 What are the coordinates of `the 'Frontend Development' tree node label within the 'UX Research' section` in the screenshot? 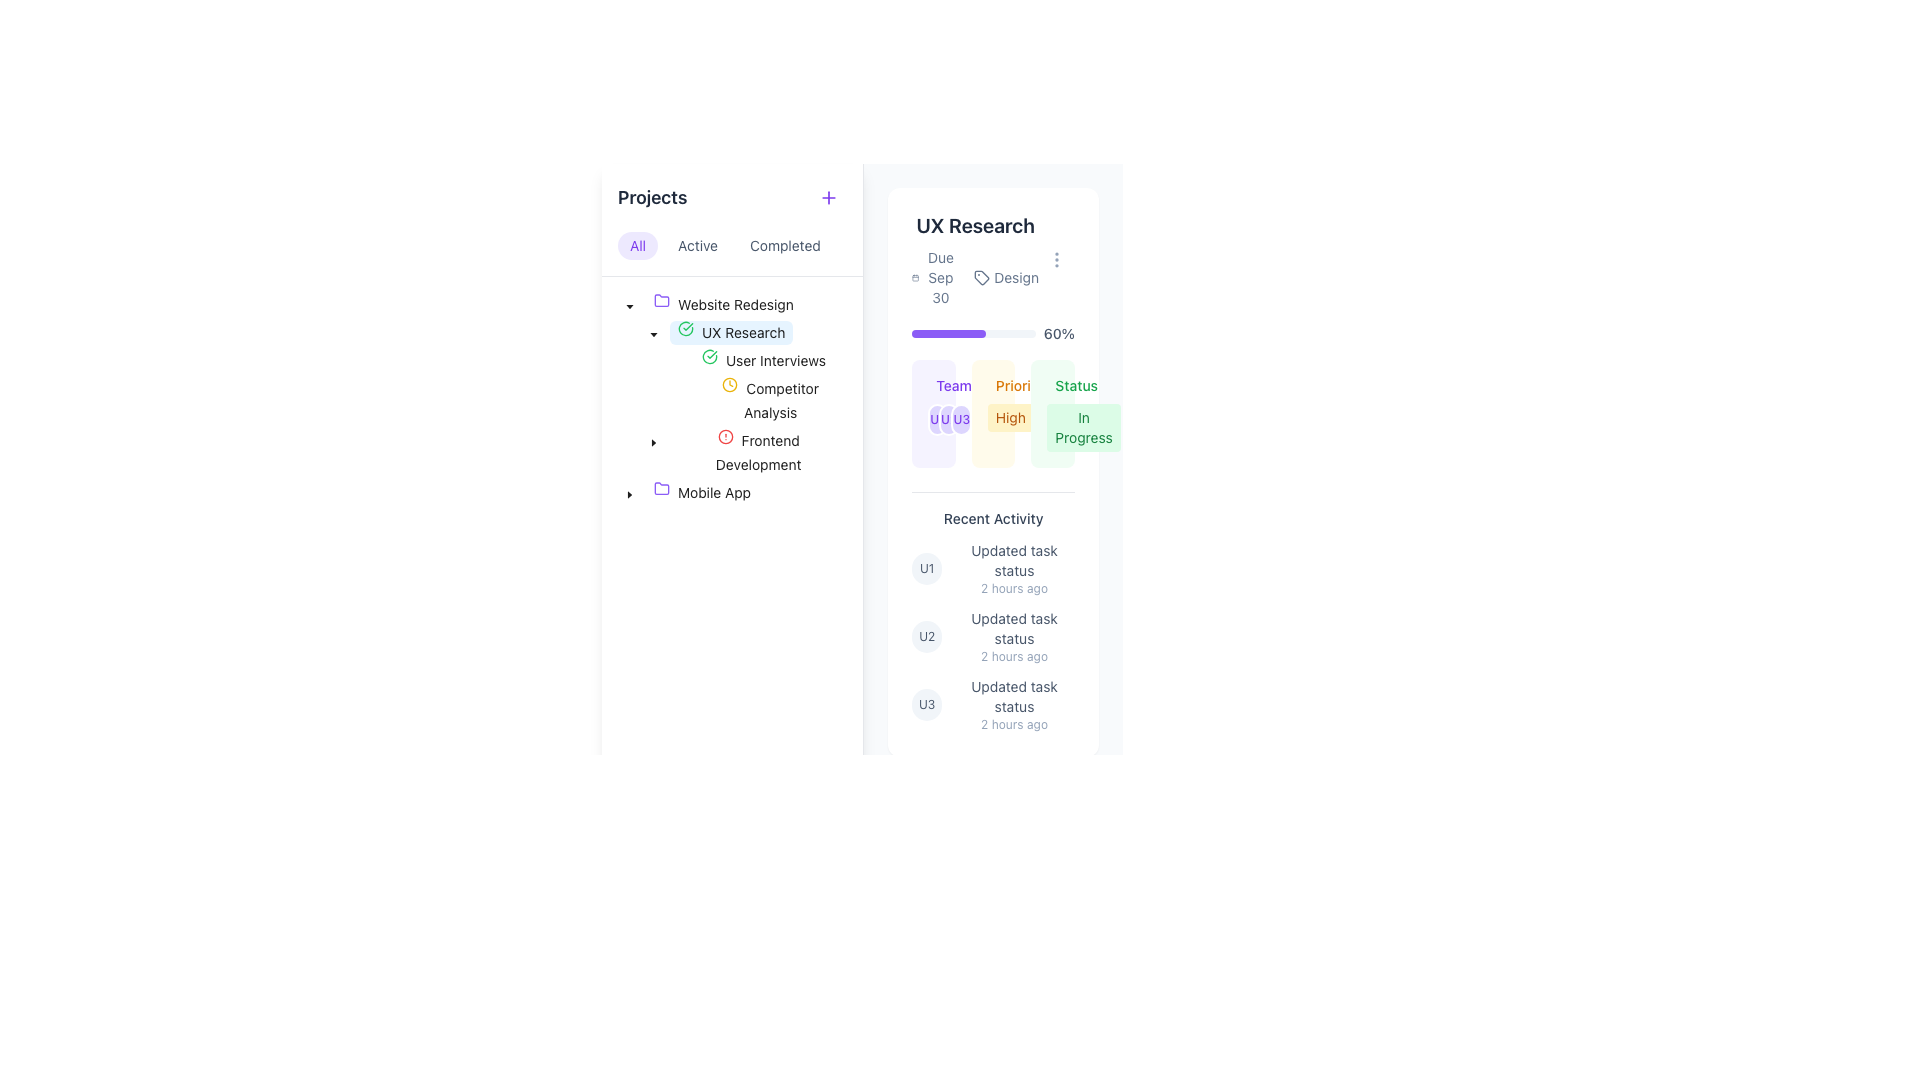 It's located at (757, 452).